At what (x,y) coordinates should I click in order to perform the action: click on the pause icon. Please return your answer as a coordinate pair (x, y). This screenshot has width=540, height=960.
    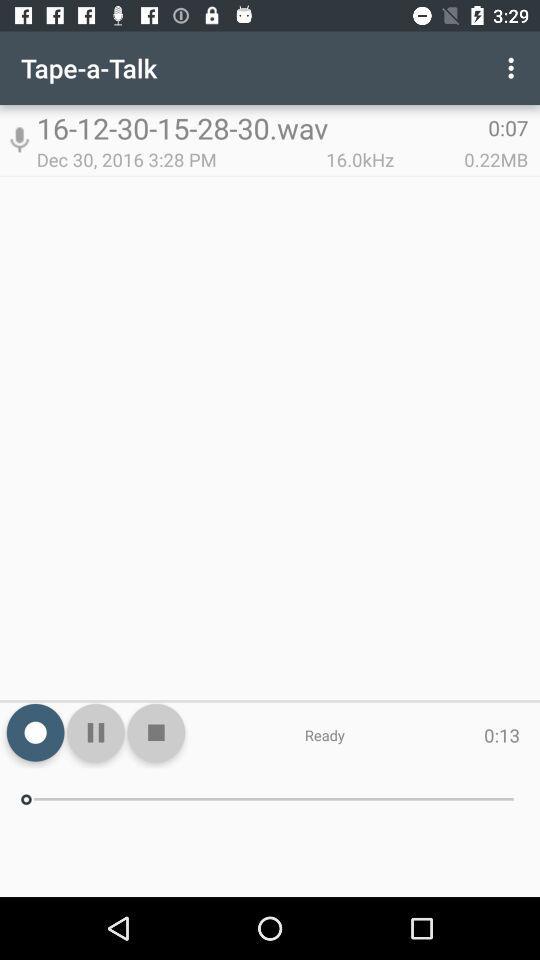
    Looking at the image, I should click on (95, 731).